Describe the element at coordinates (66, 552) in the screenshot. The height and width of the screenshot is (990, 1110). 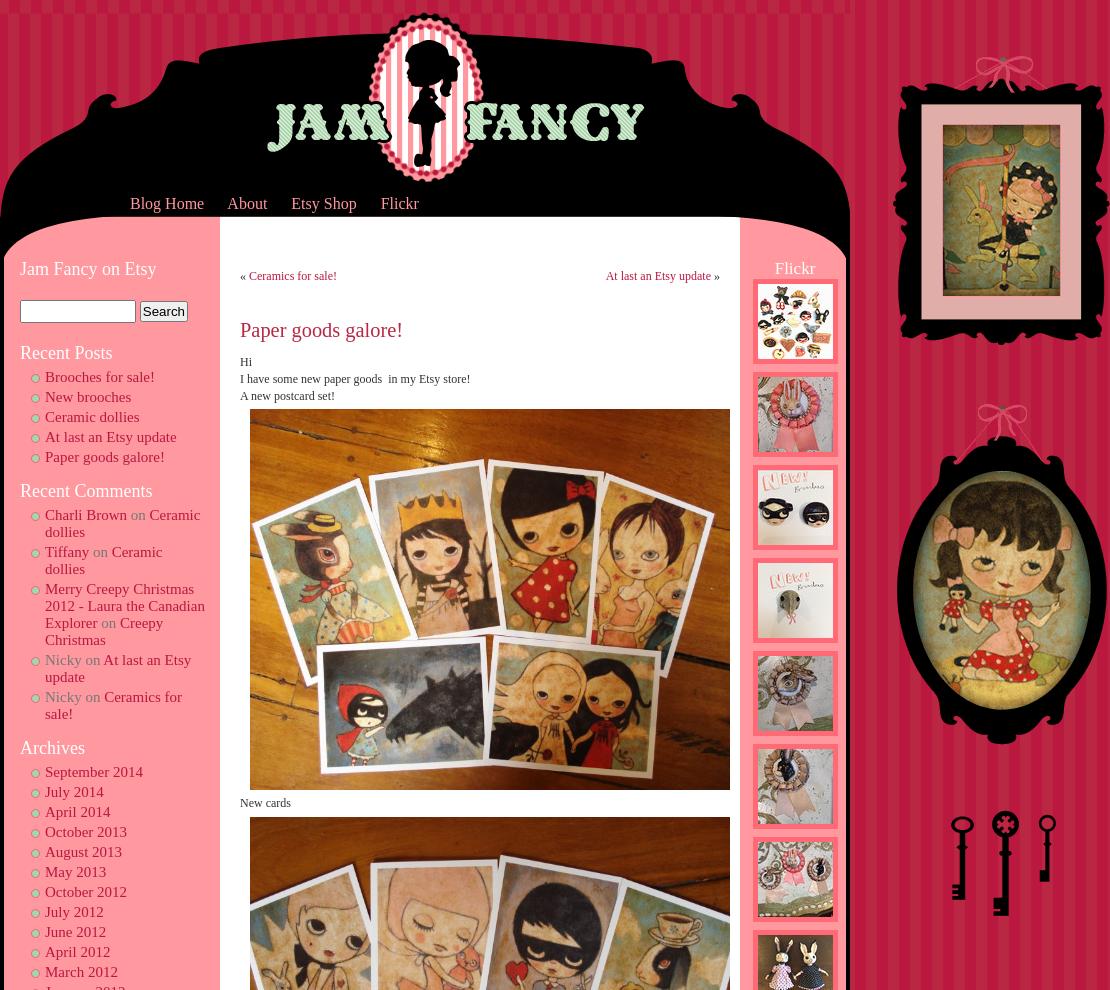
I see `'Tiffany'` at that location.